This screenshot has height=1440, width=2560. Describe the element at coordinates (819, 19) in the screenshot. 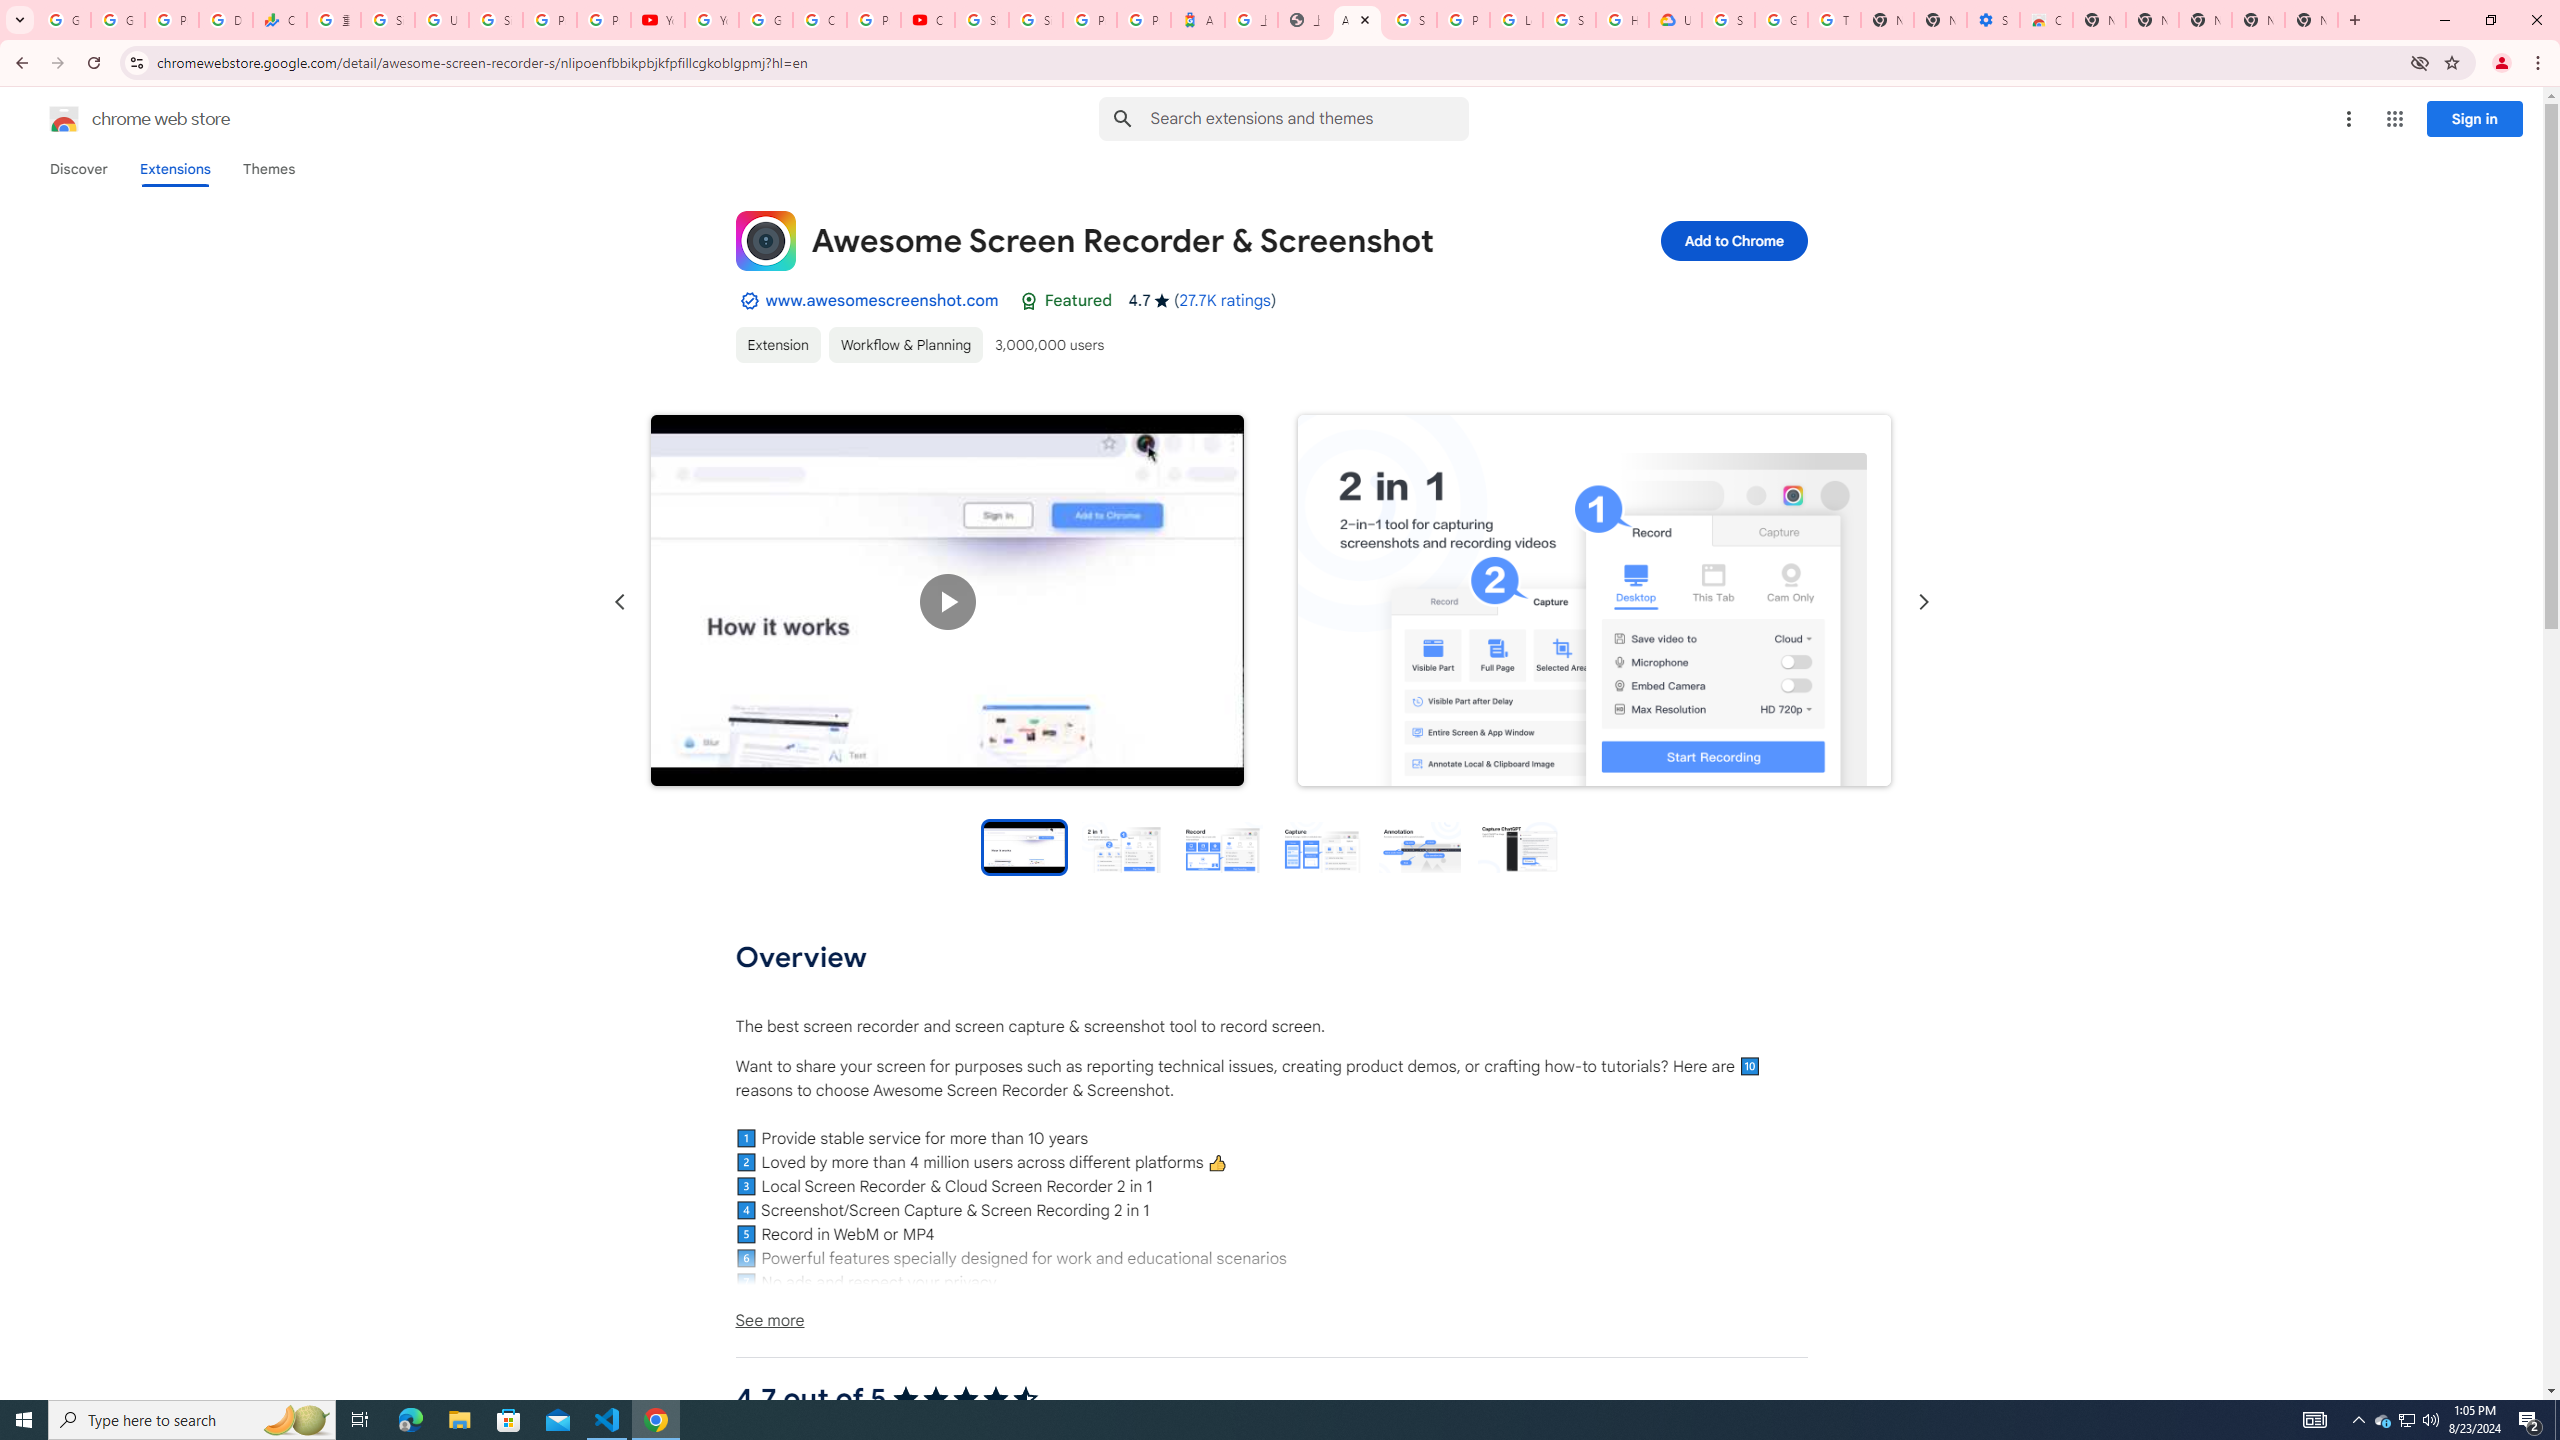

I see `'Create your Google Account'` at that location.